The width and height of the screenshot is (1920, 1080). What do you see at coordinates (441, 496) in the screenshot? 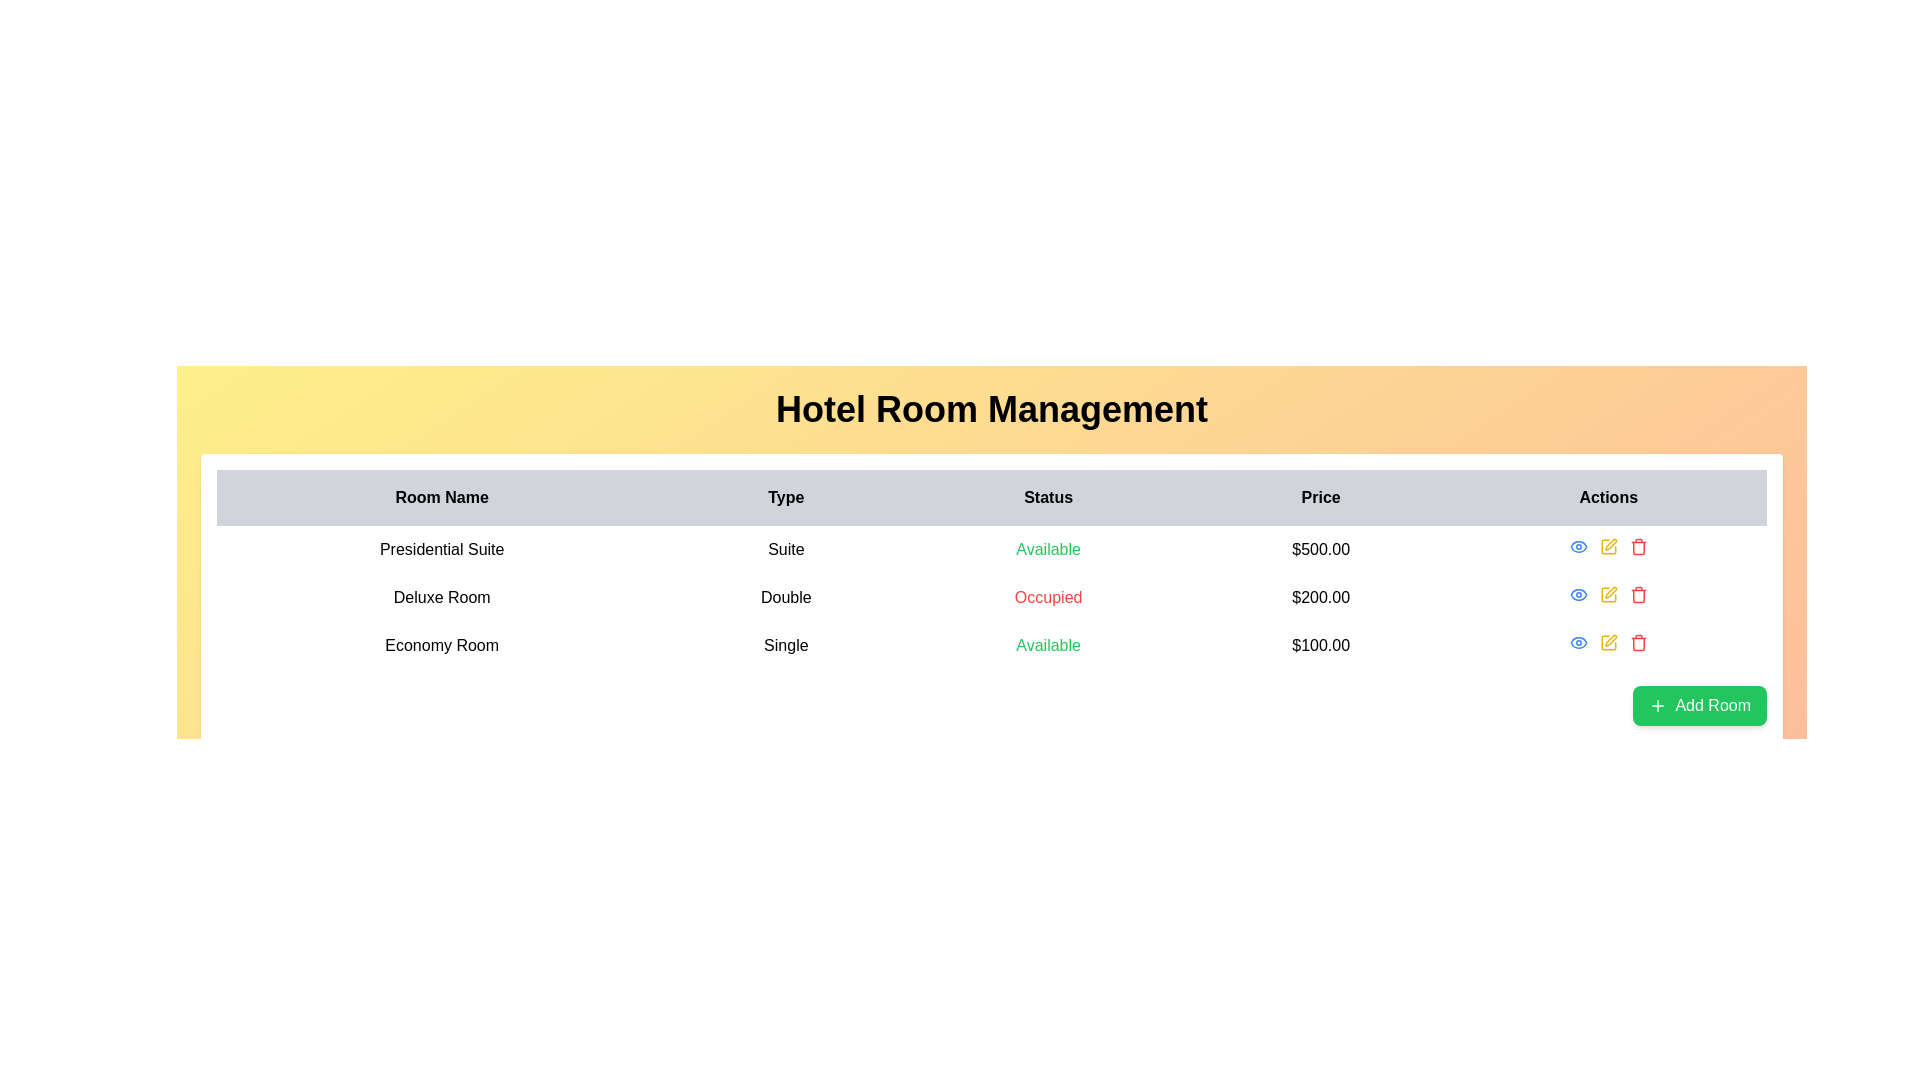
I see `the 'Room Name' text label, which is a medium-sized font label centered within a light gray rectangular background, serving as the first column header in a table layout` at bounding box center [441, 496].